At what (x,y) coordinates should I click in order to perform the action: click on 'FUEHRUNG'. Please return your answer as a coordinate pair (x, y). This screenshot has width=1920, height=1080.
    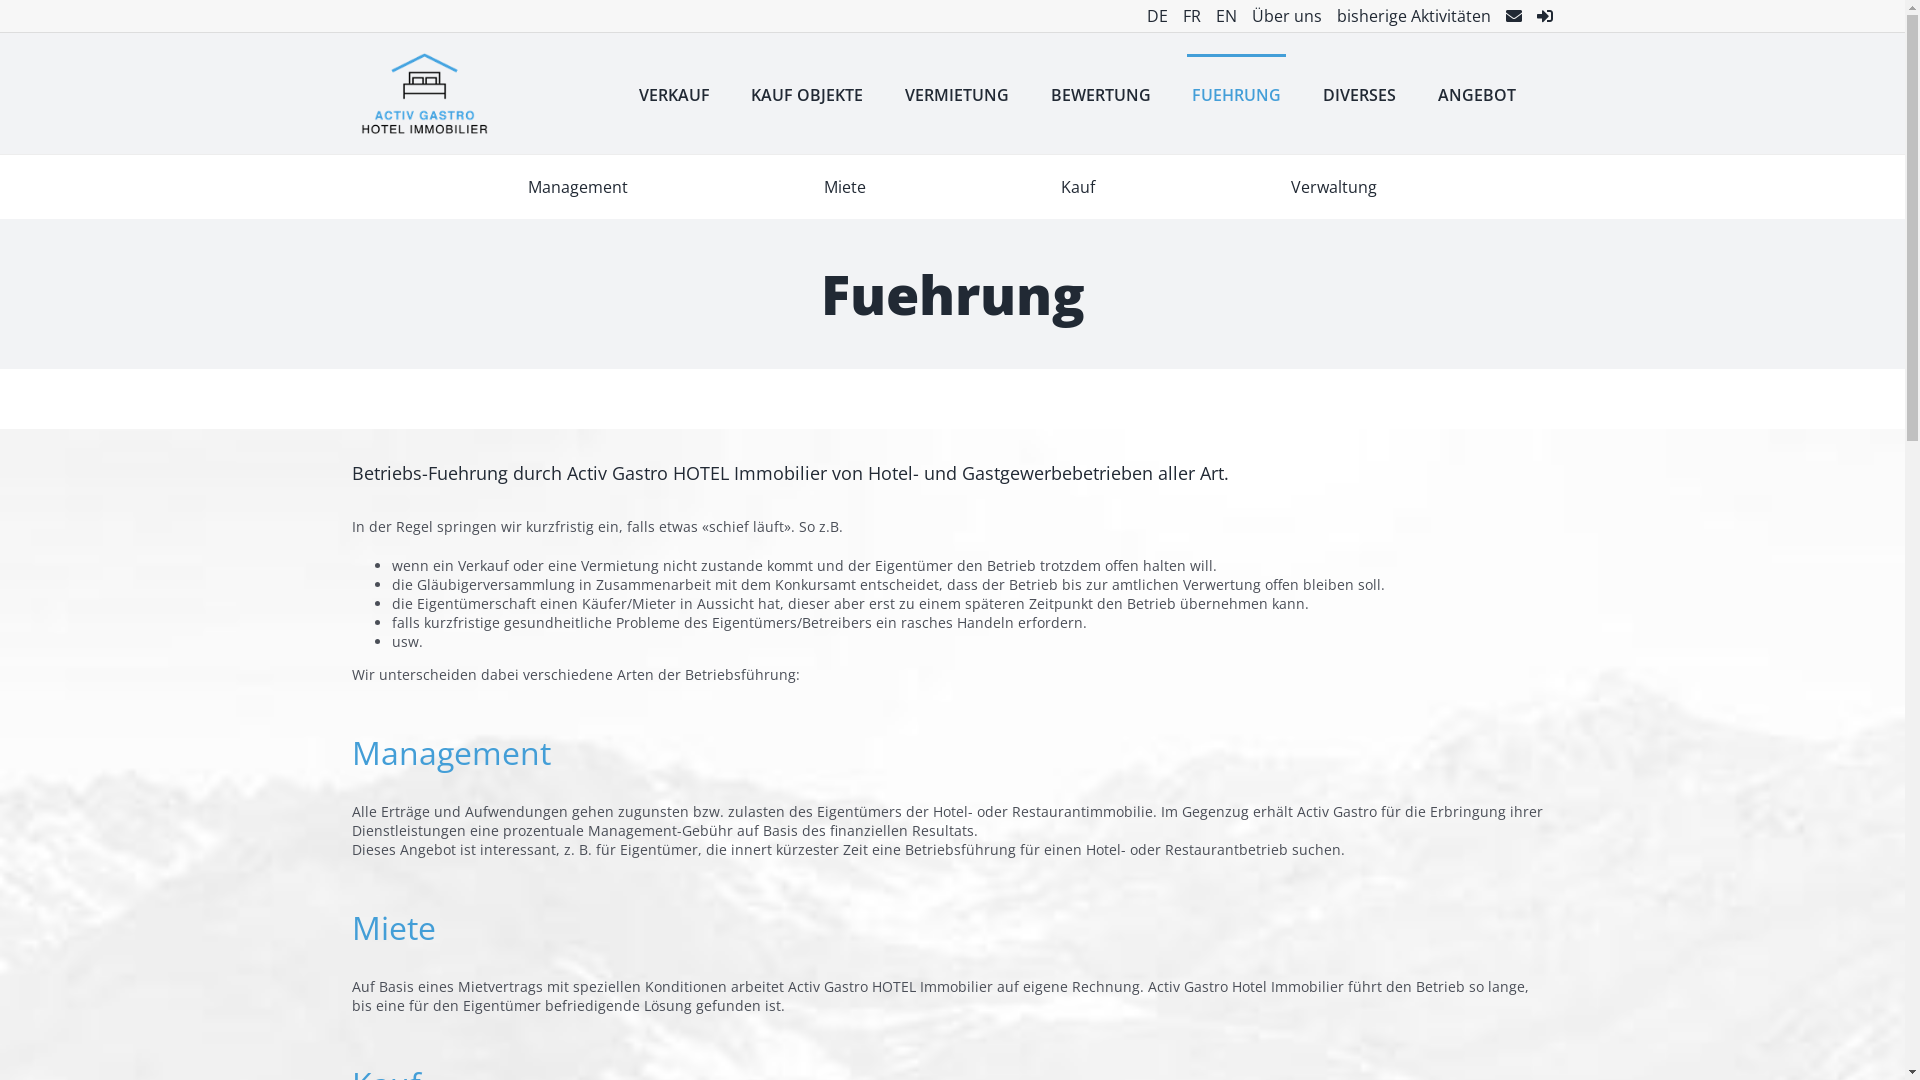
    Looking at the image, I should click on (1235, 93).